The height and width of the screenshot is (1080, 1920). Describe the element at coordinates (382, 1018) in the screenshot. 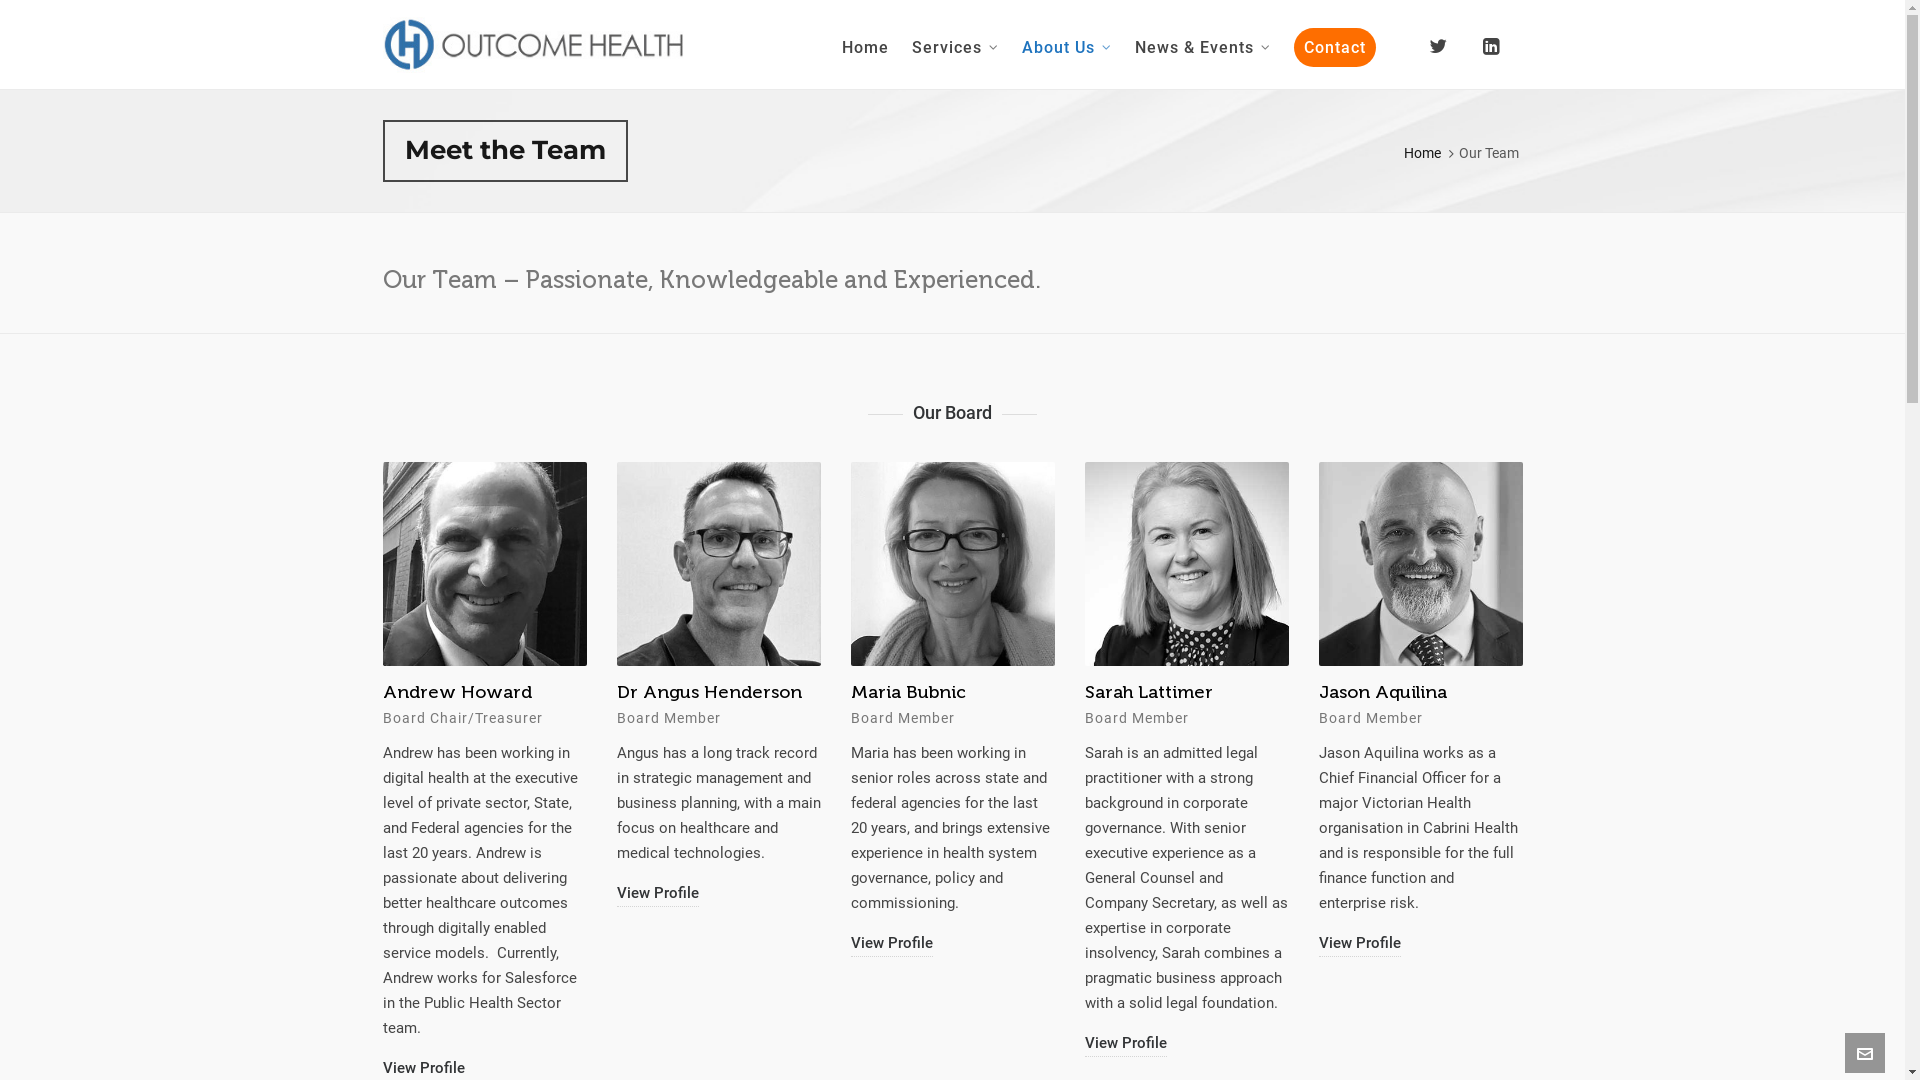

I see `'View Profile'` at that location.